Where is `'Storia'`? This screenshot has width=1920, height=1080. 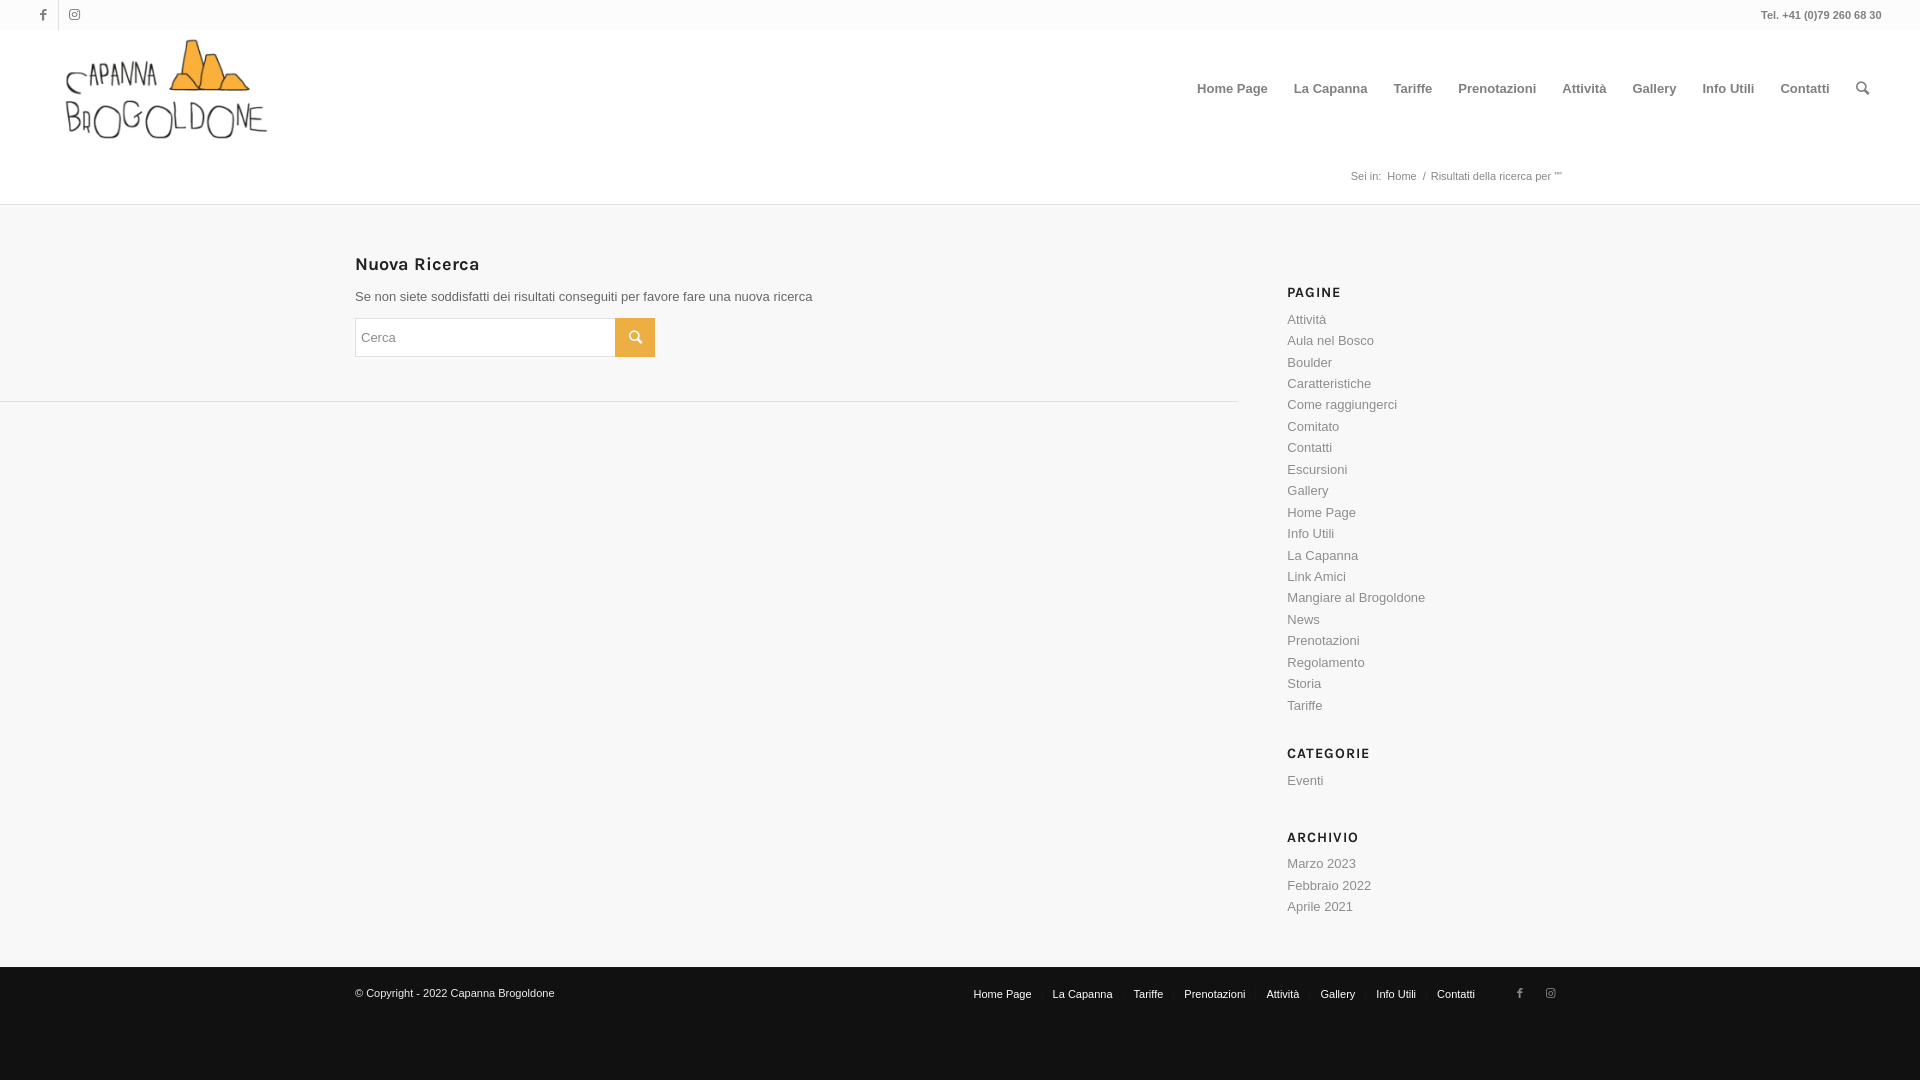 'Storia' is located at coordinates (1286, 682).